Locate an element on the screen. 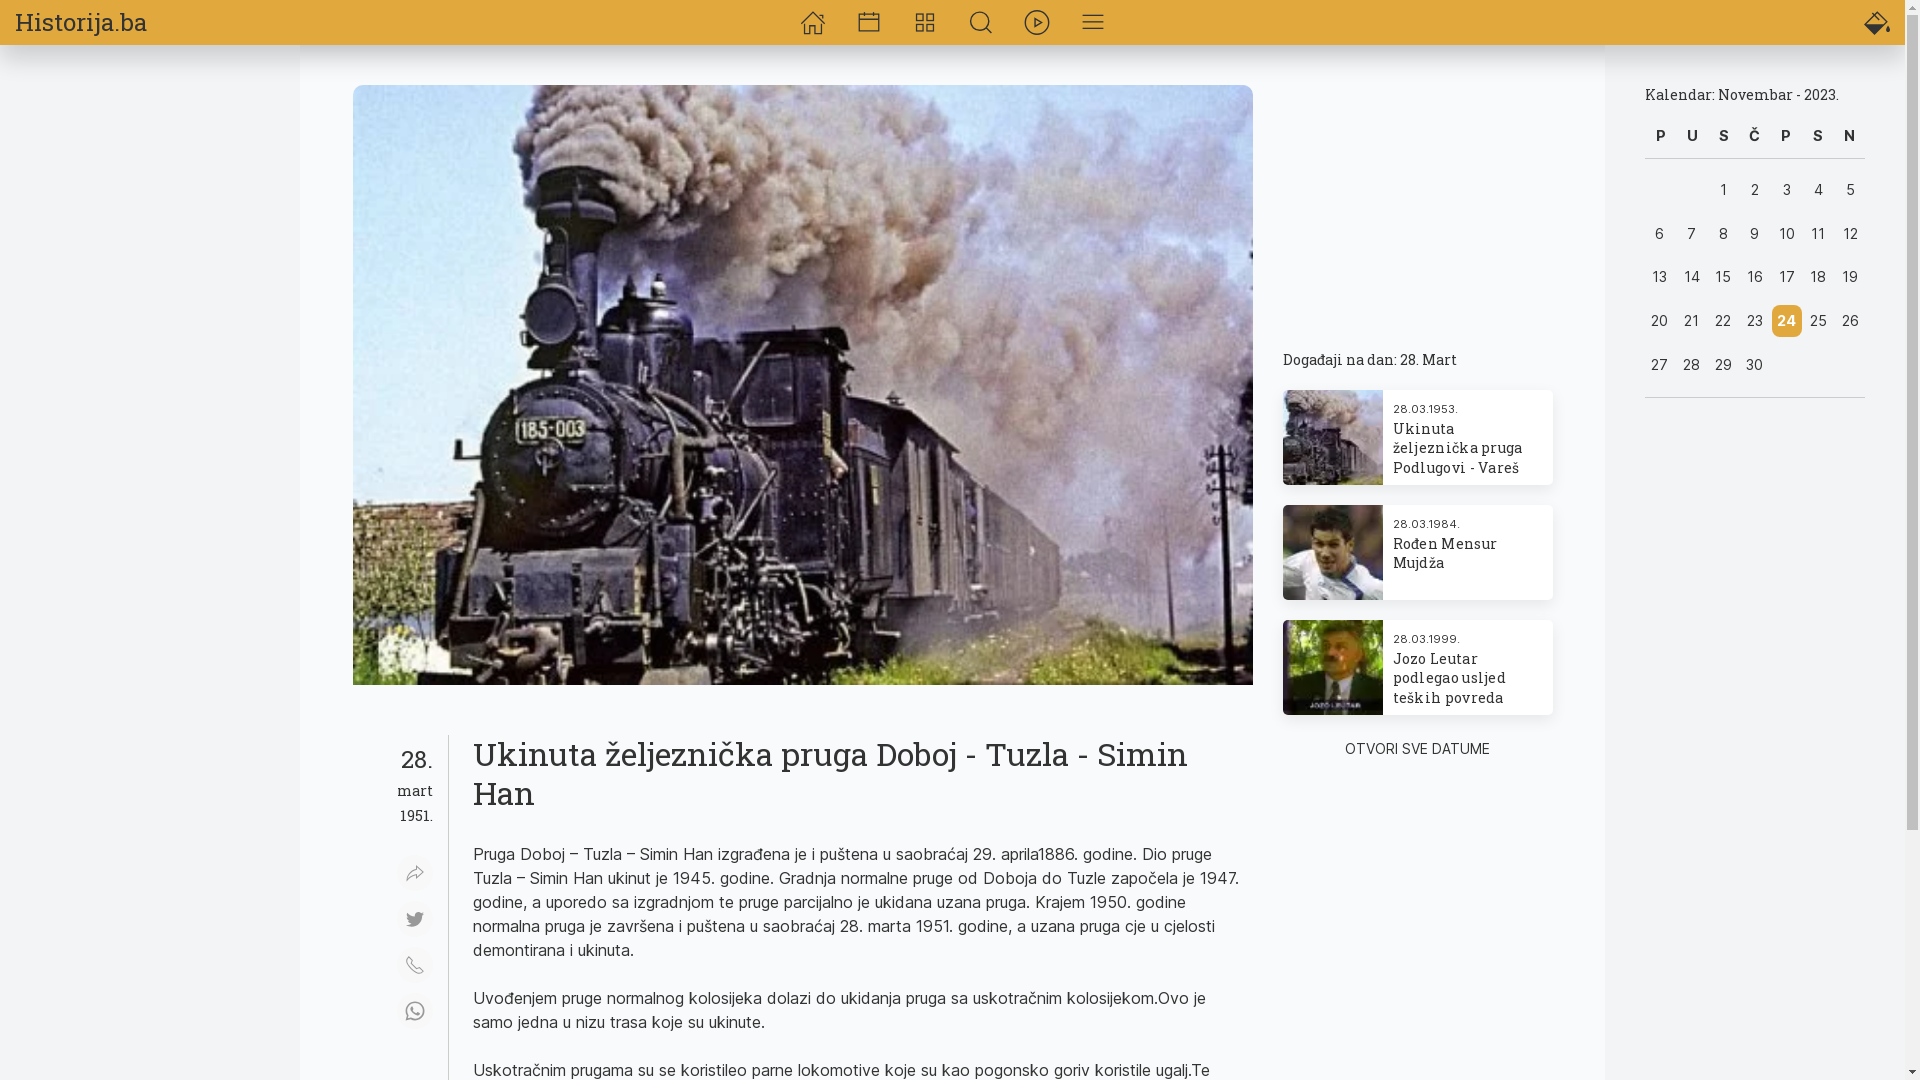  '4' is located at coordinates (1819, 189).